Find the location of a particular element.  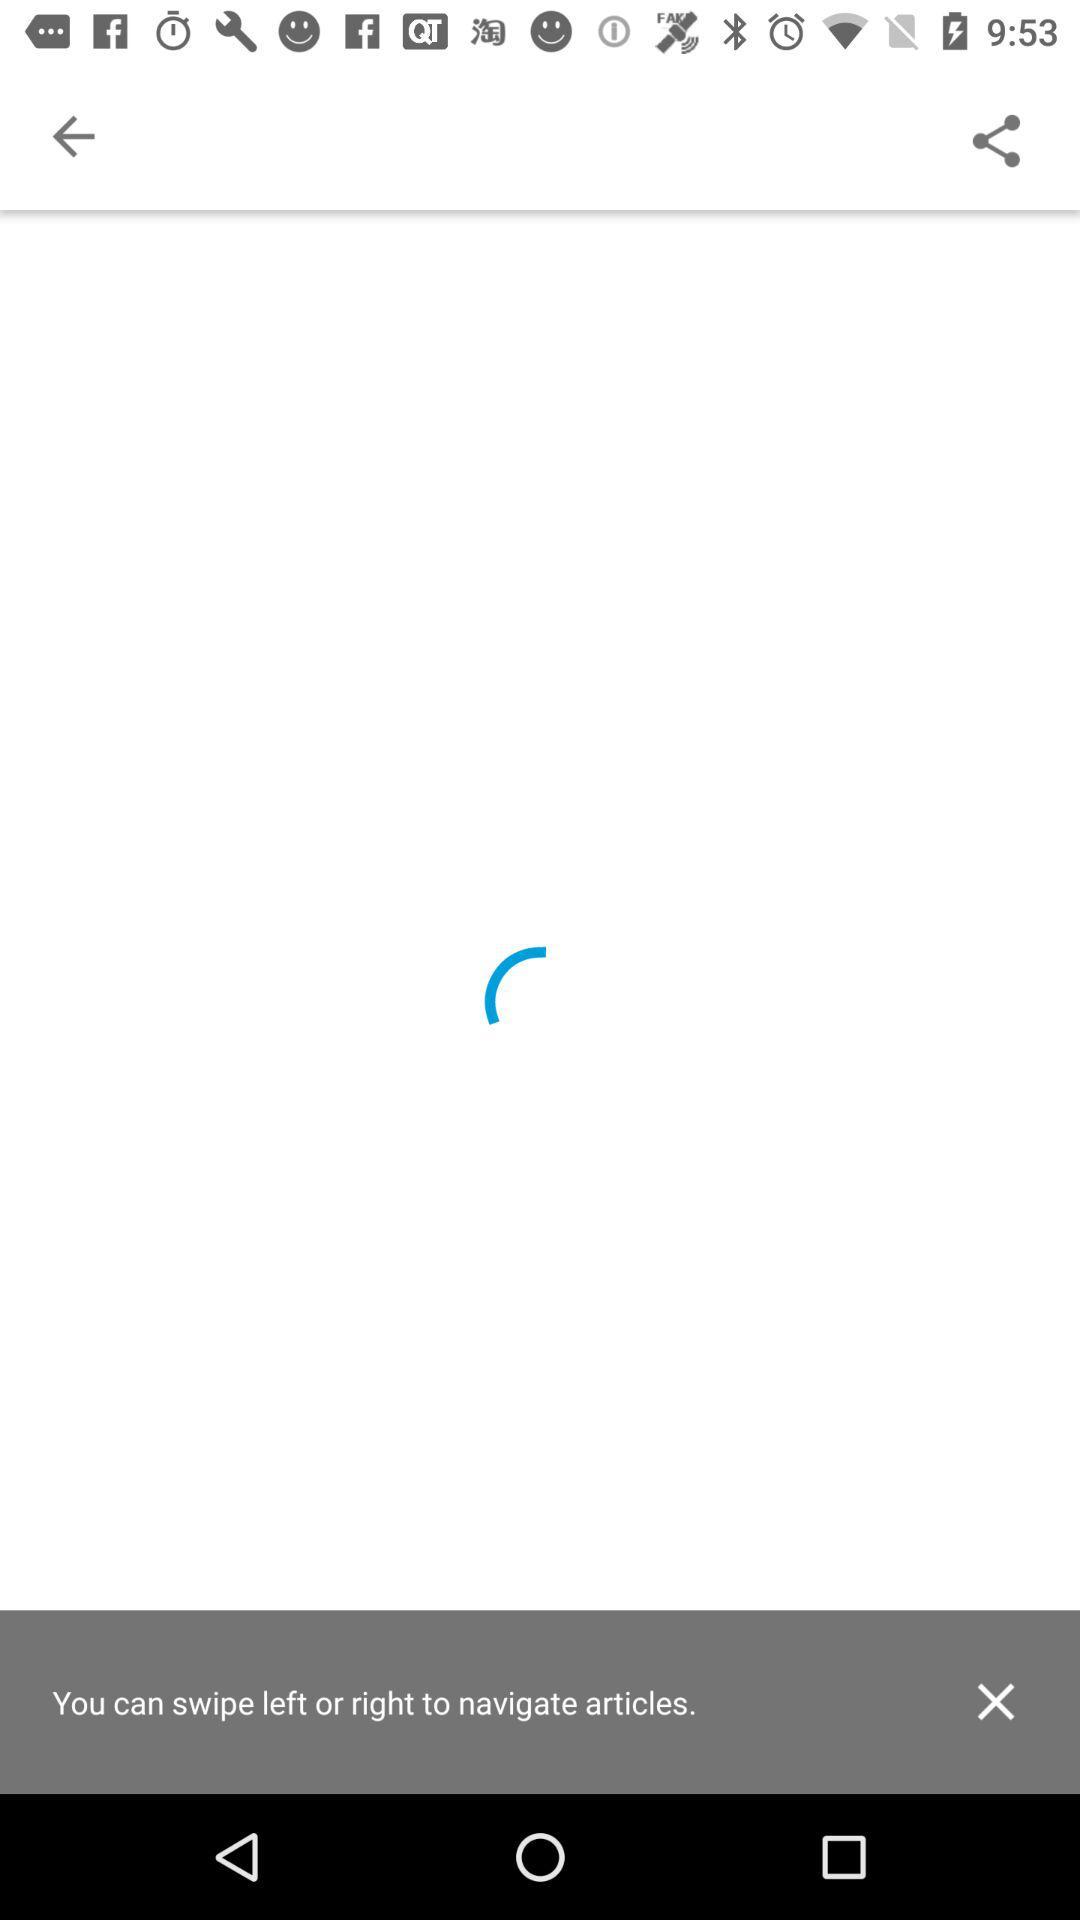

icon at the bottom right corner is located at coordinates (995, 1700).